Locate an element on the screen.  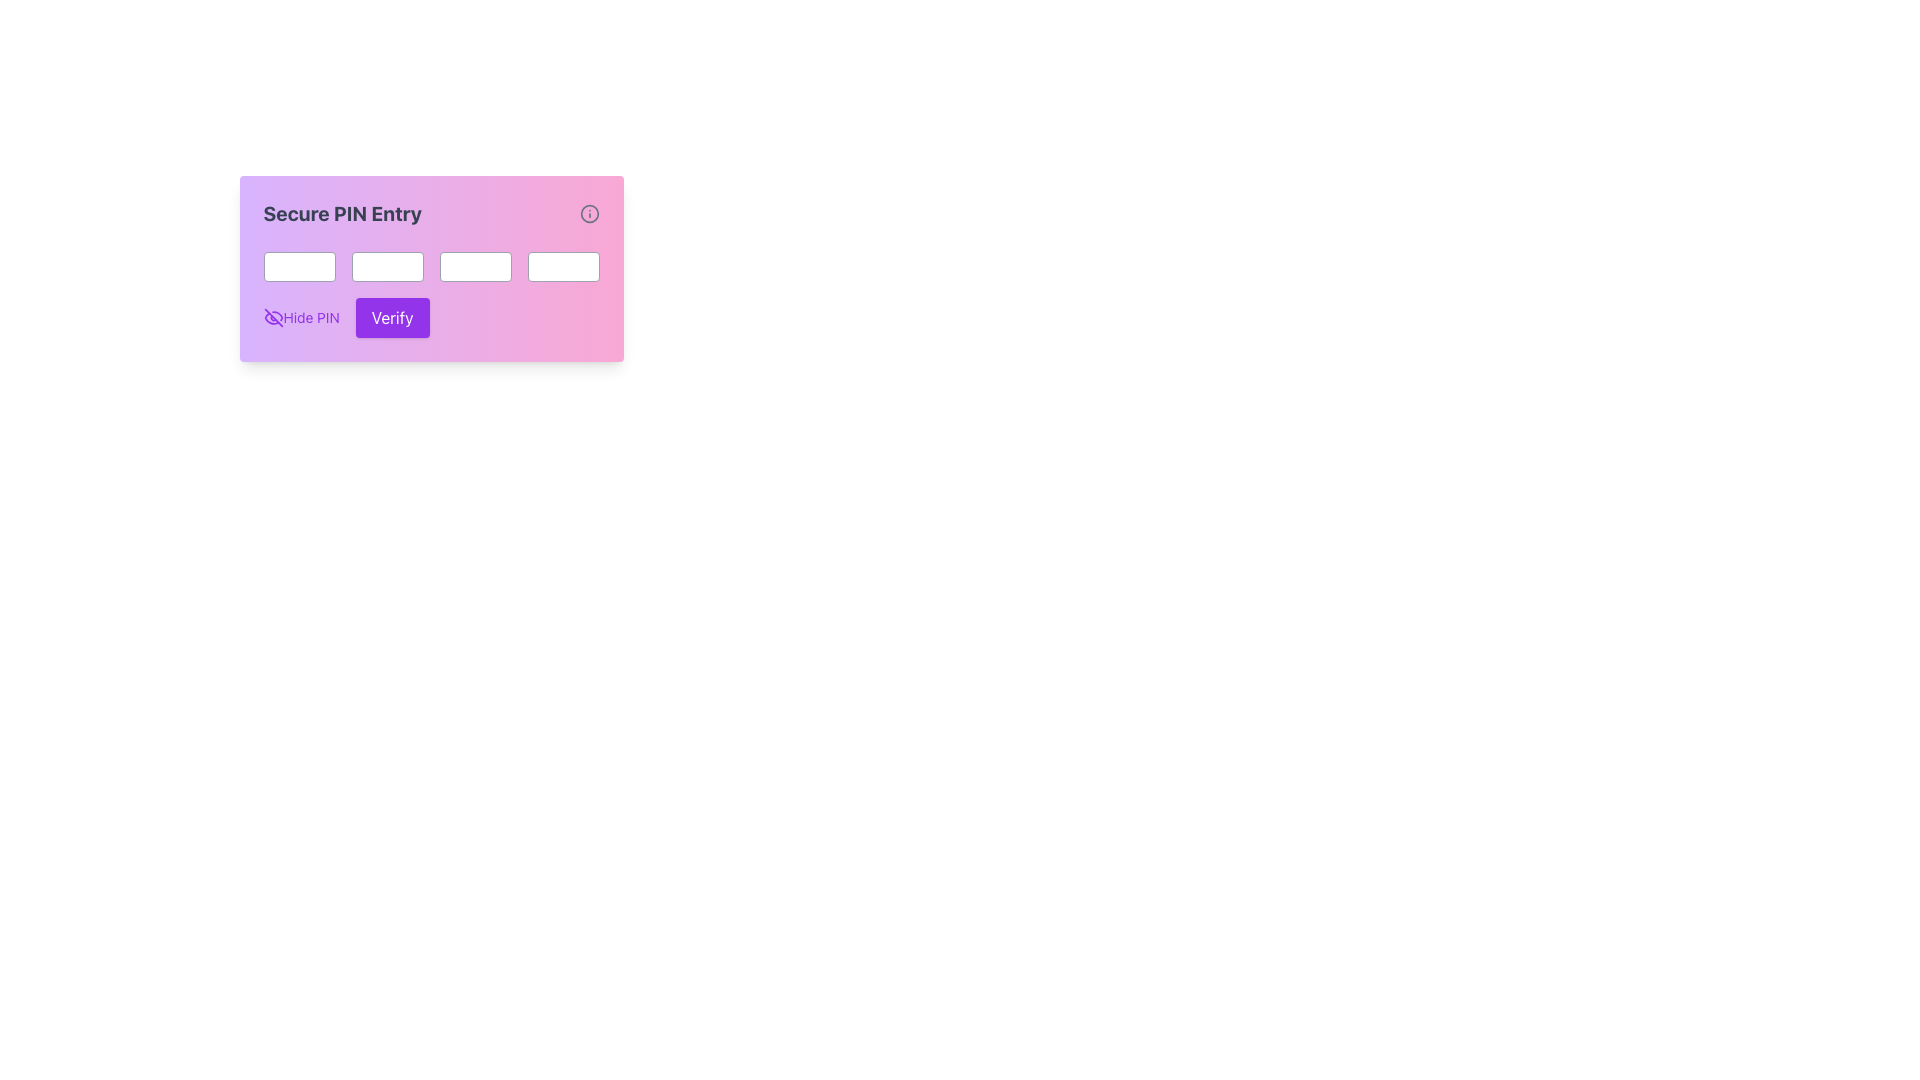
the button that toggles the visibility of the entered PIN, located beside the 'Verify' button in the bottom section of the PIN entry interface to potentially see tooltips is located at coordinates (300, 316).